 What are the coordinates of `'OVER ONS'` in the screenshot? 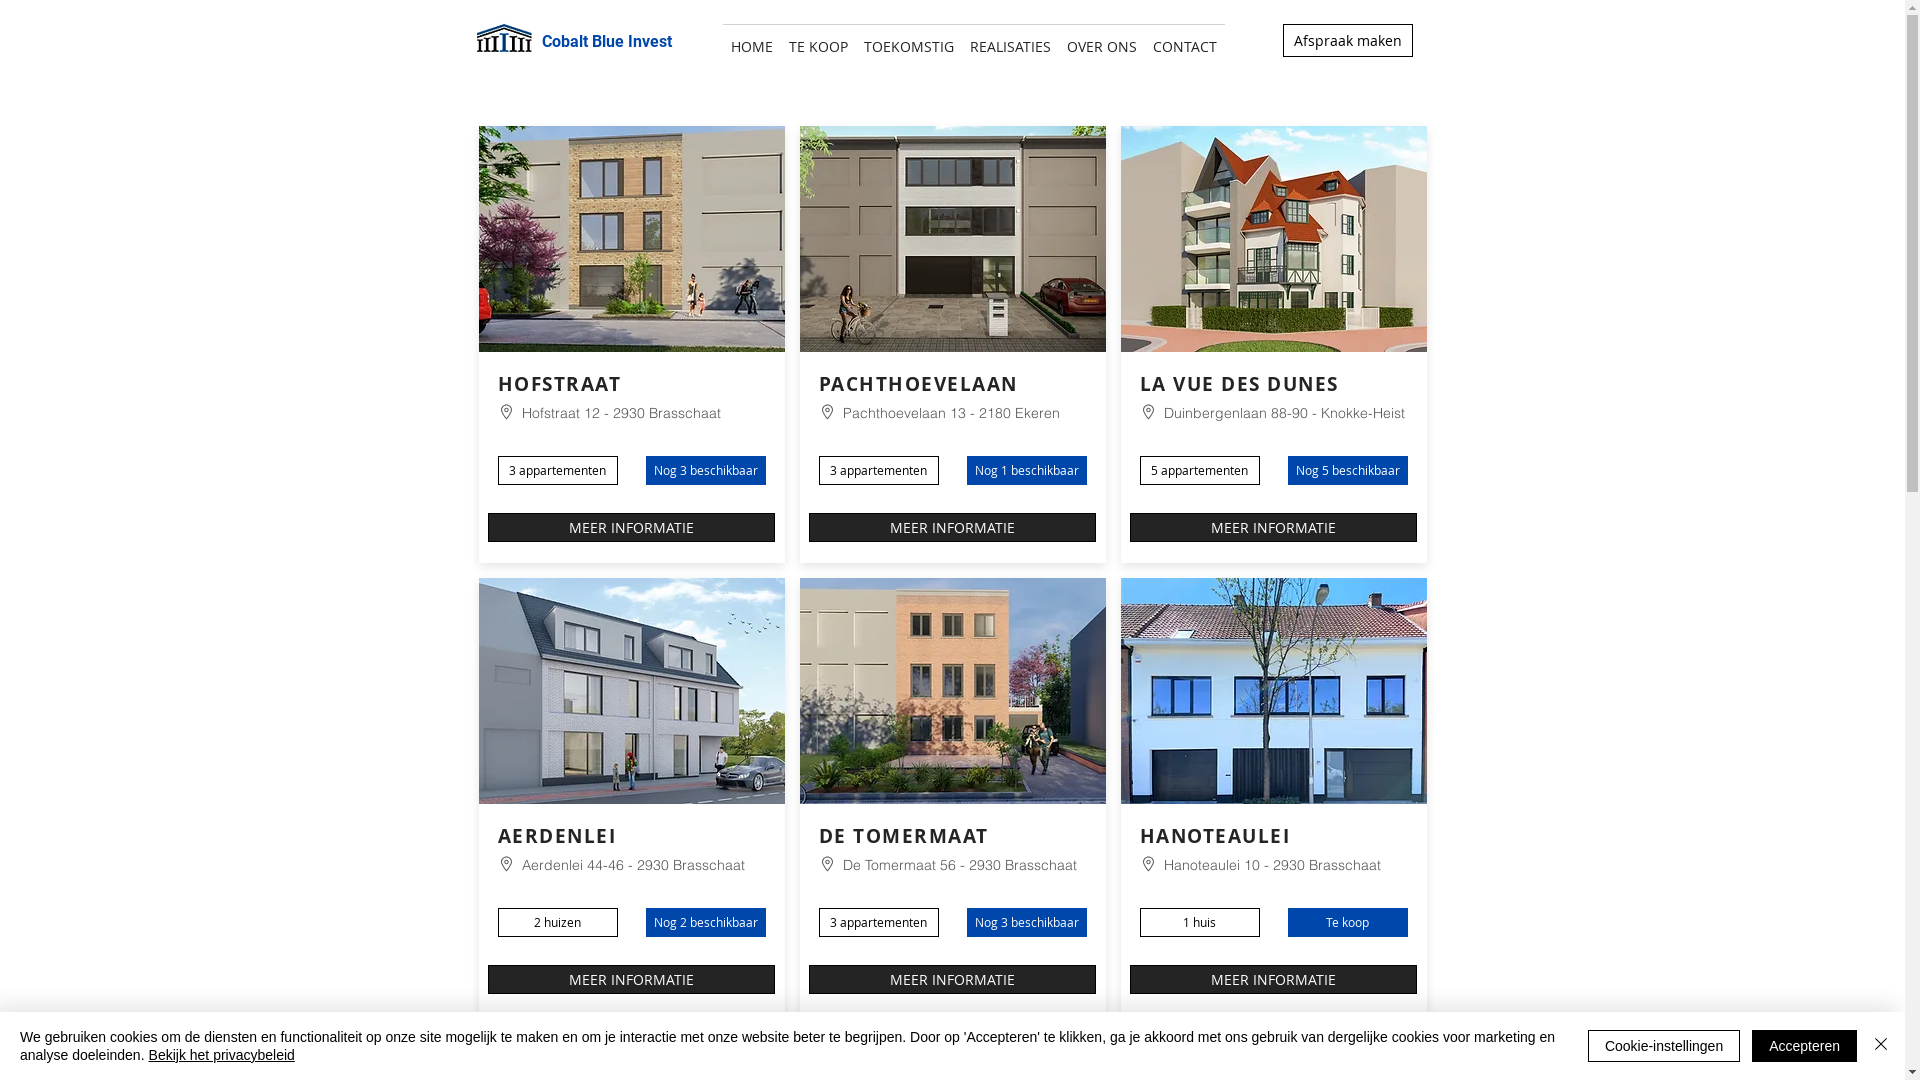 It's located at (1058, 37).